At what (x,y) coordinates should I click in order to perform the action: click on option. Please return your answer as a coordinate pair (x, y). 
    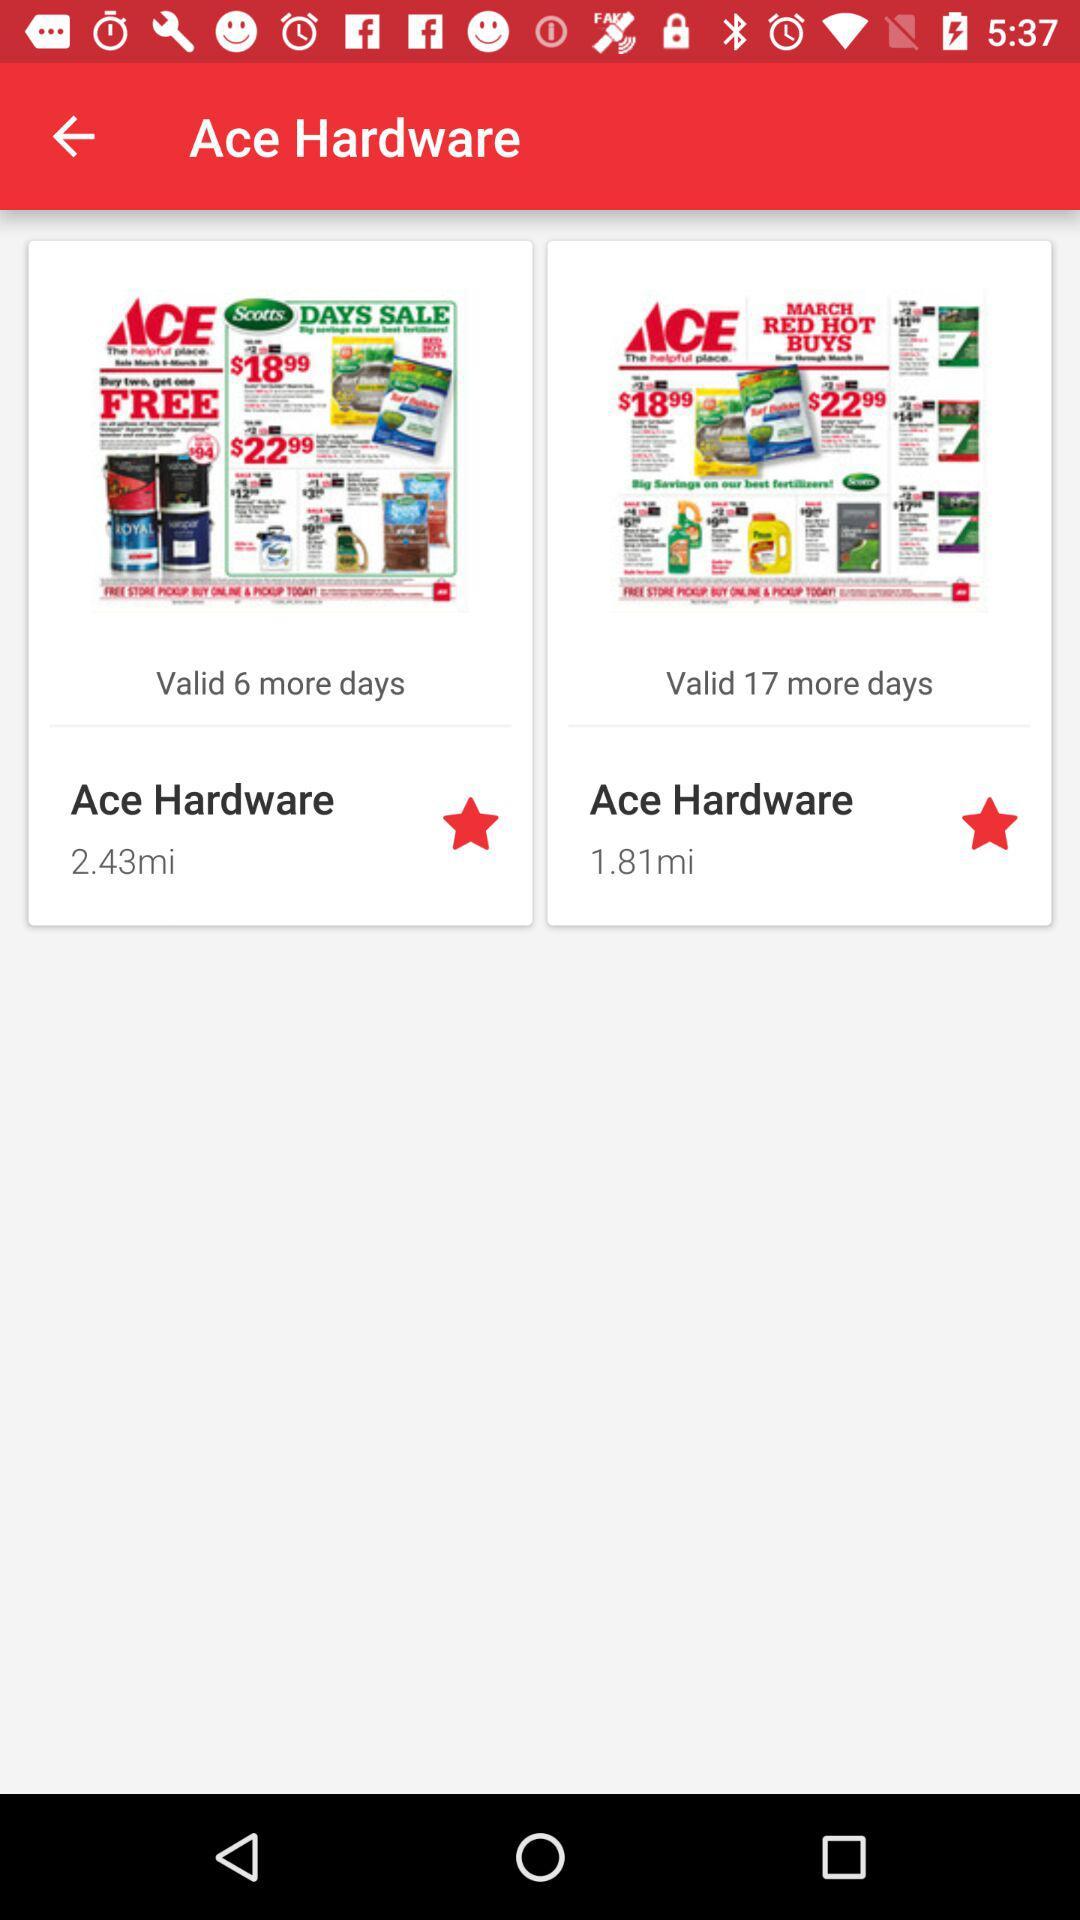
    Looking at the image, I should click on (474, 826).